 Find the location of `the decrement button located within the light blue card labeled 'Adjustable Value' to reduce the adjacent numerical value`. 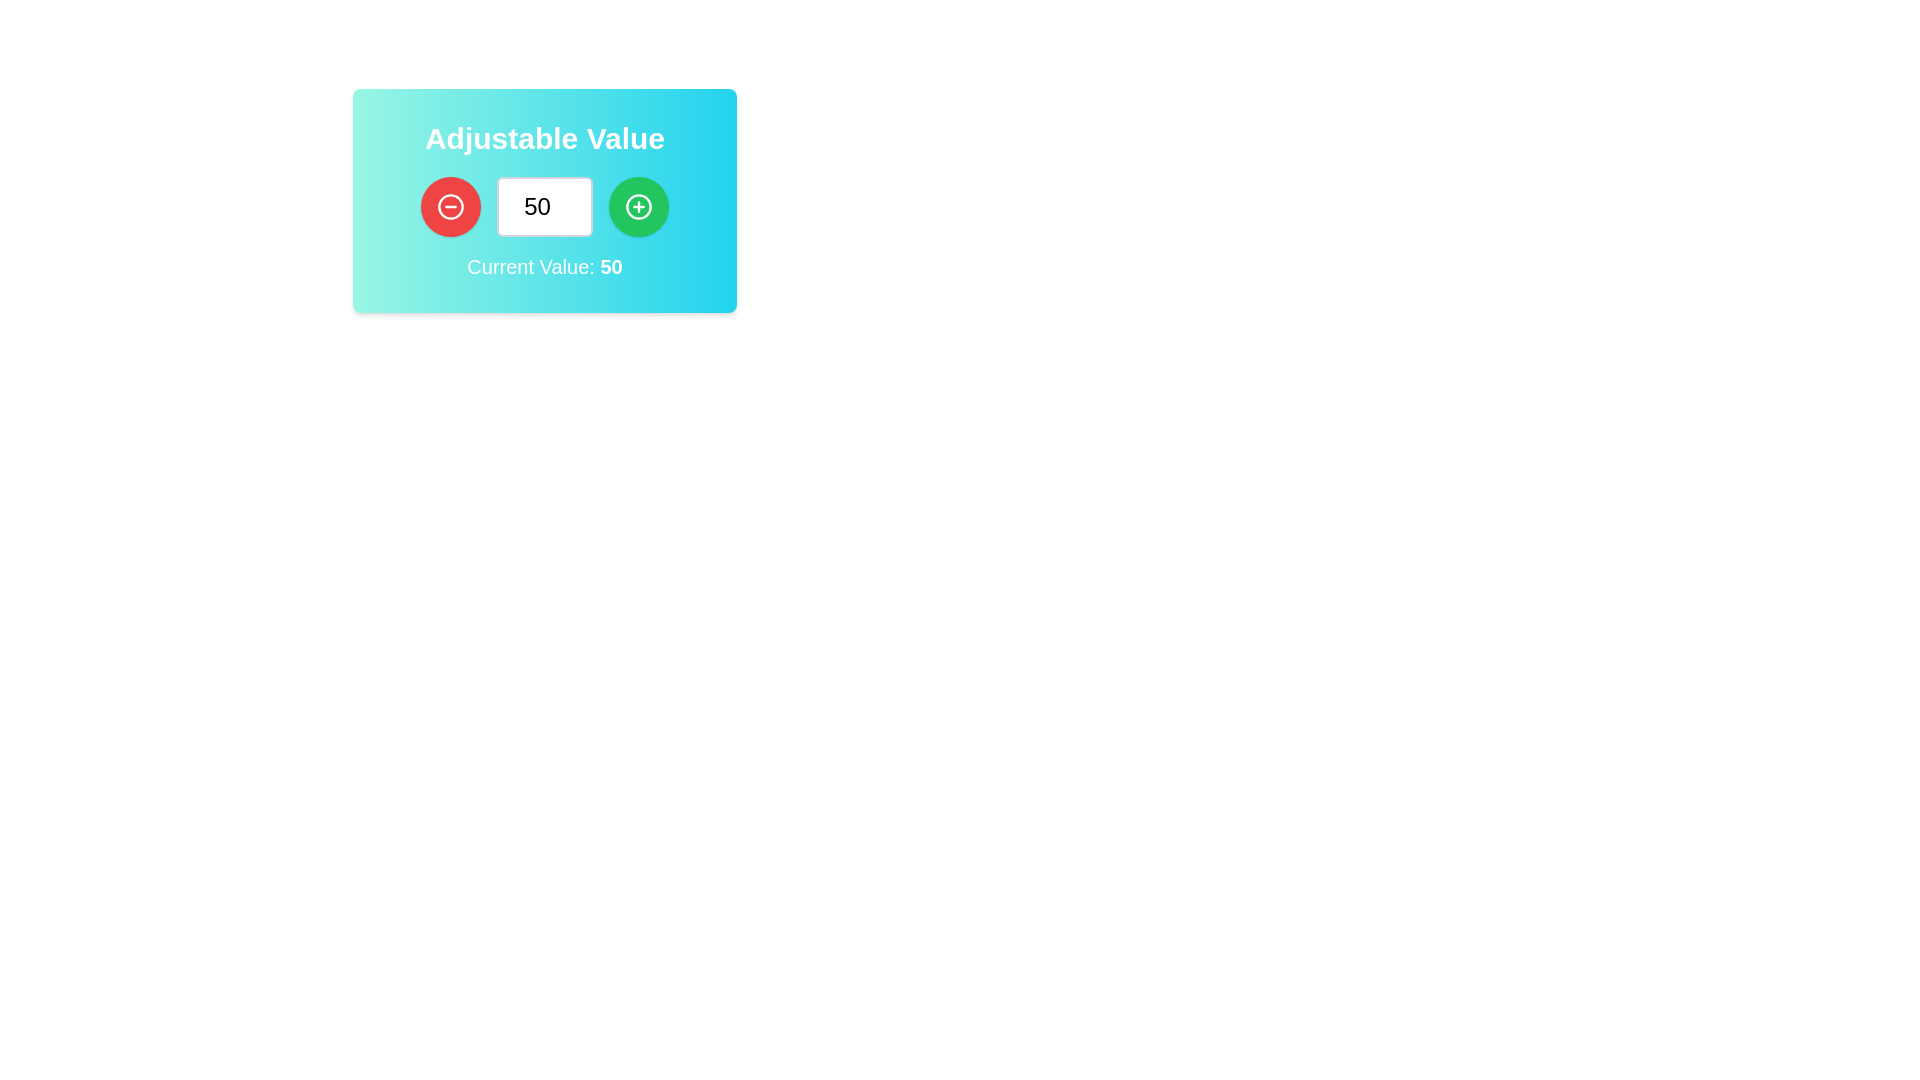

the decrement button located within the light blue card labeled 'Adjustable Value' to reduce the adjacent numerical value is located at coordinates (450, 207).